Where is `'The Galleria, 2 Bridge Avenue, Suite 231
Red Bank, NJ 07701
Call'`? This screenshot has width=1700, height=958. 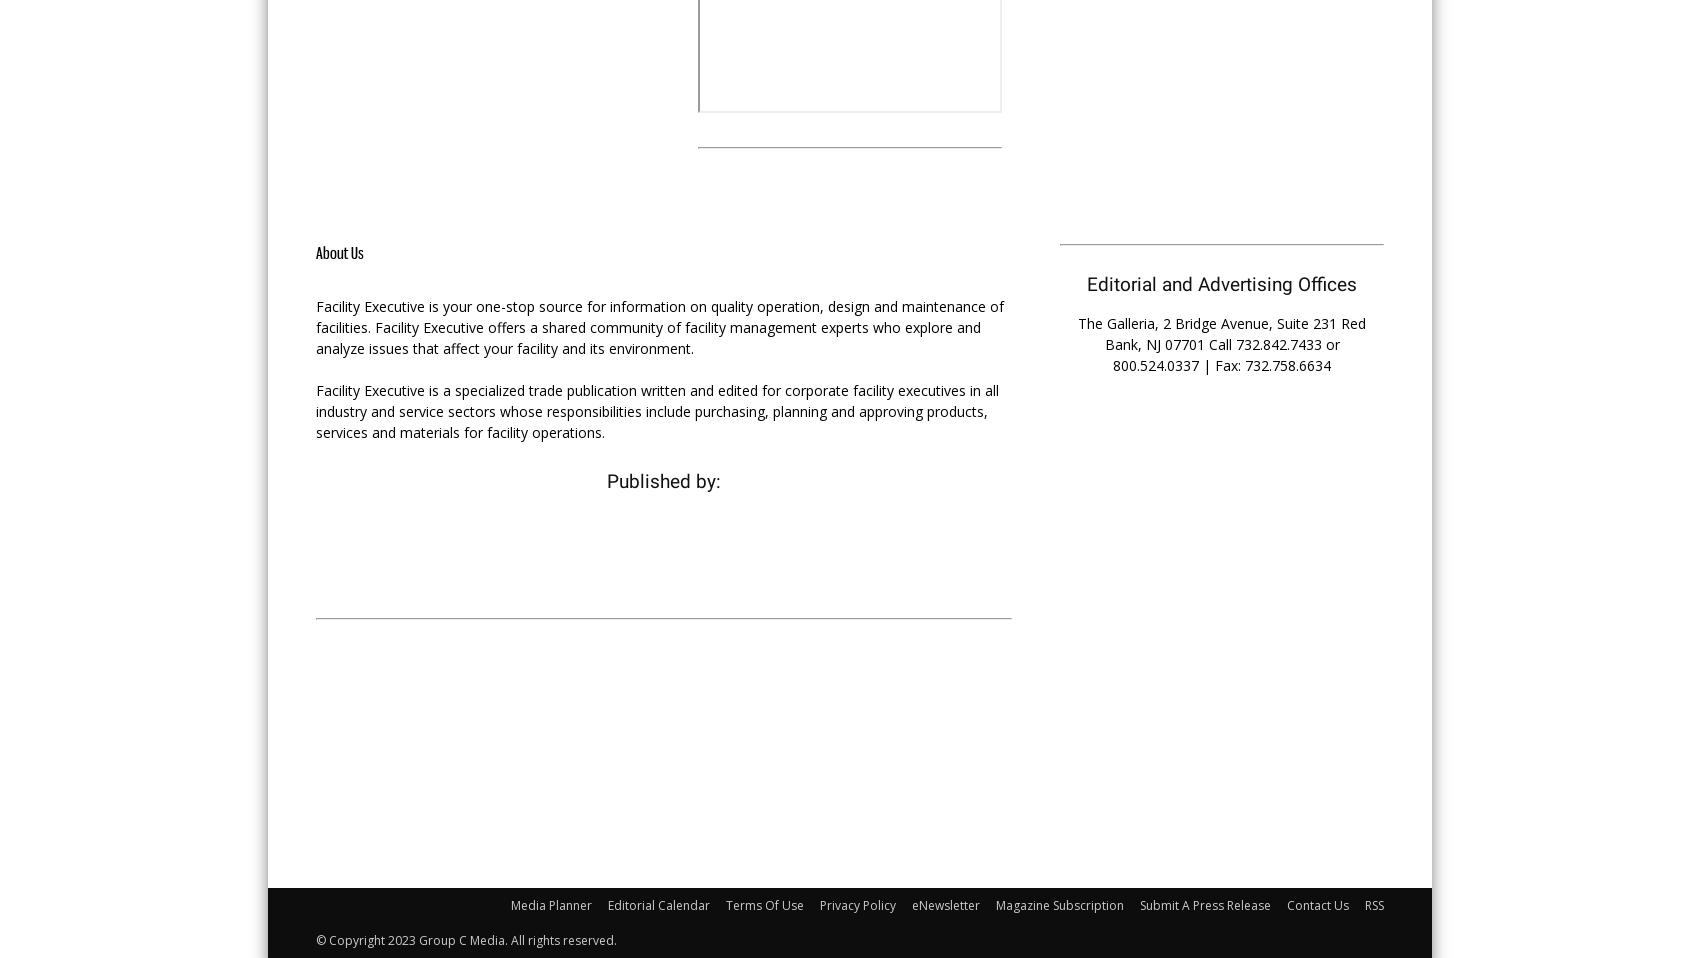 'The Galleria, 2 Bridge Avenue, Suite 231
Red Bank, NJ 07701
Call' is located at coordinates (1220, 332).